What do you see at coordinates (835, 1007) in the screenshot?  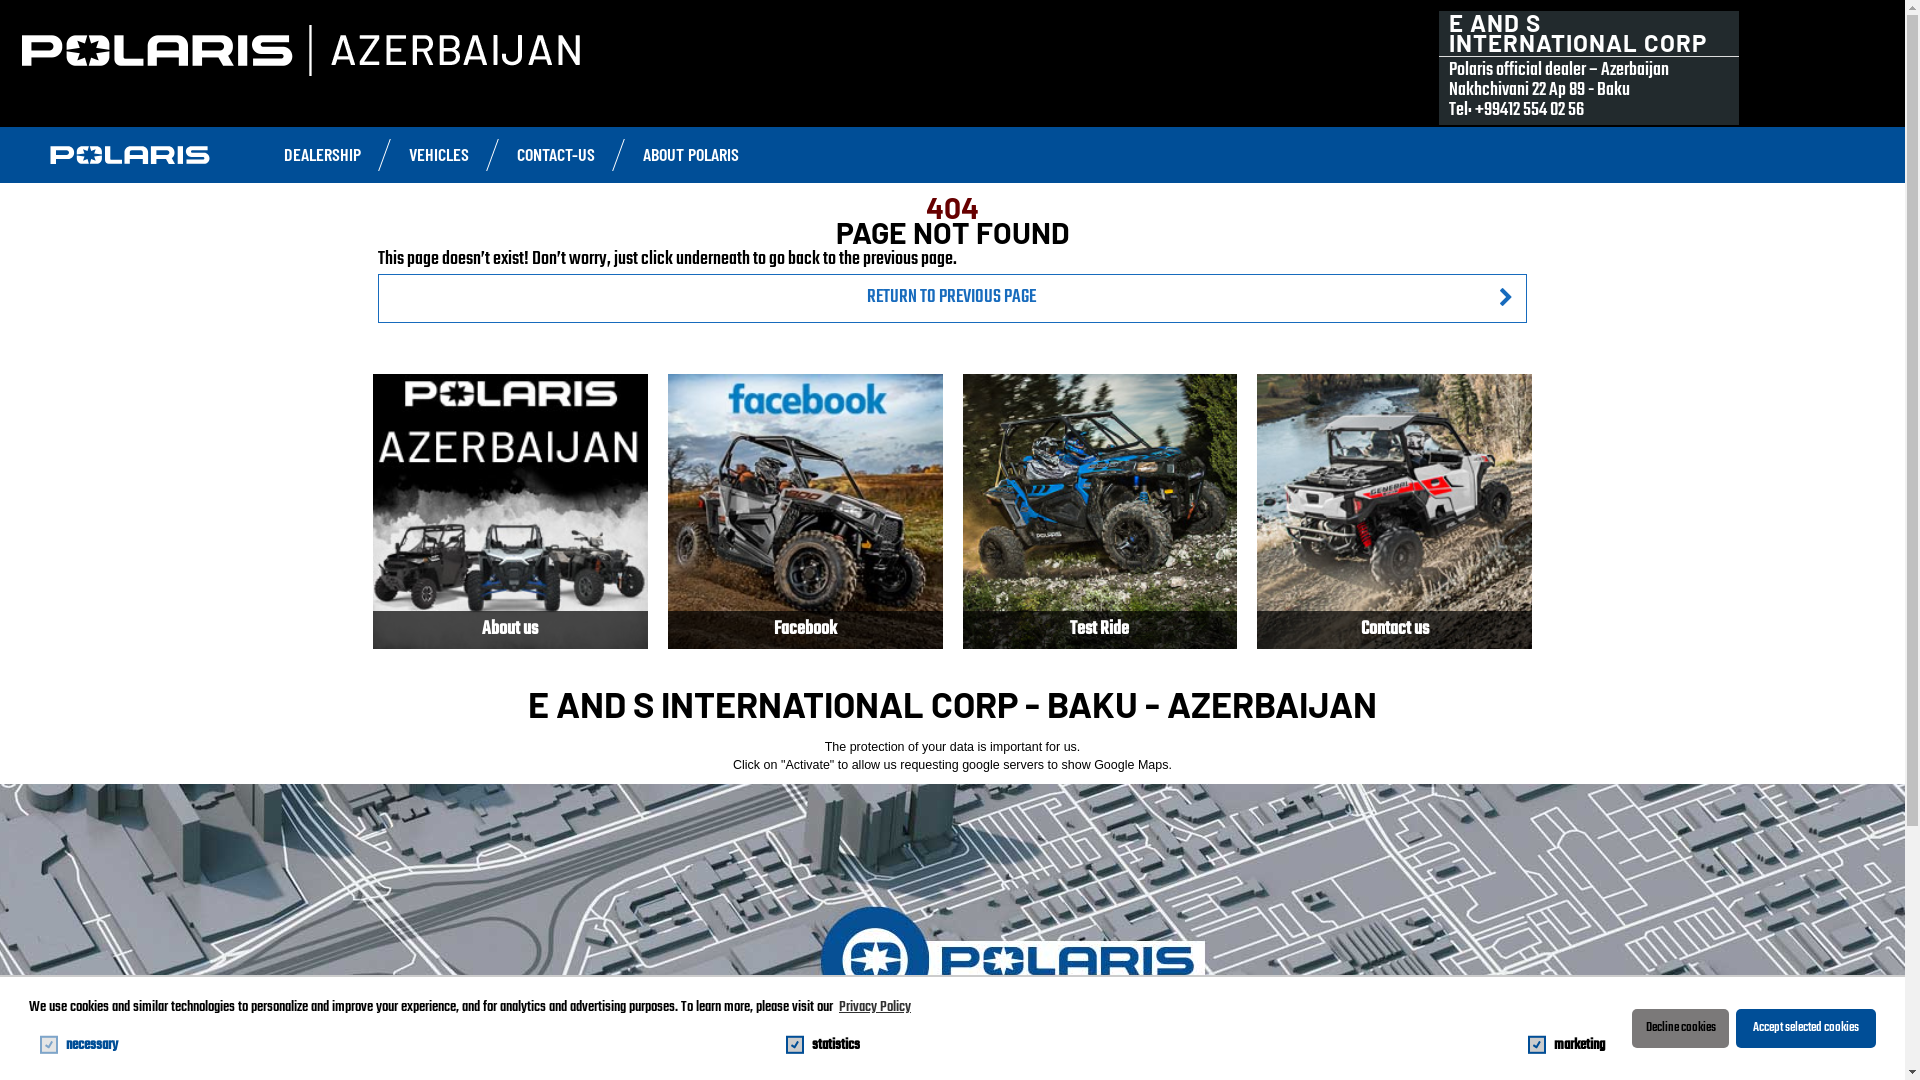 I see `'Privacy Policy'` at bounding box center [835, 1007].